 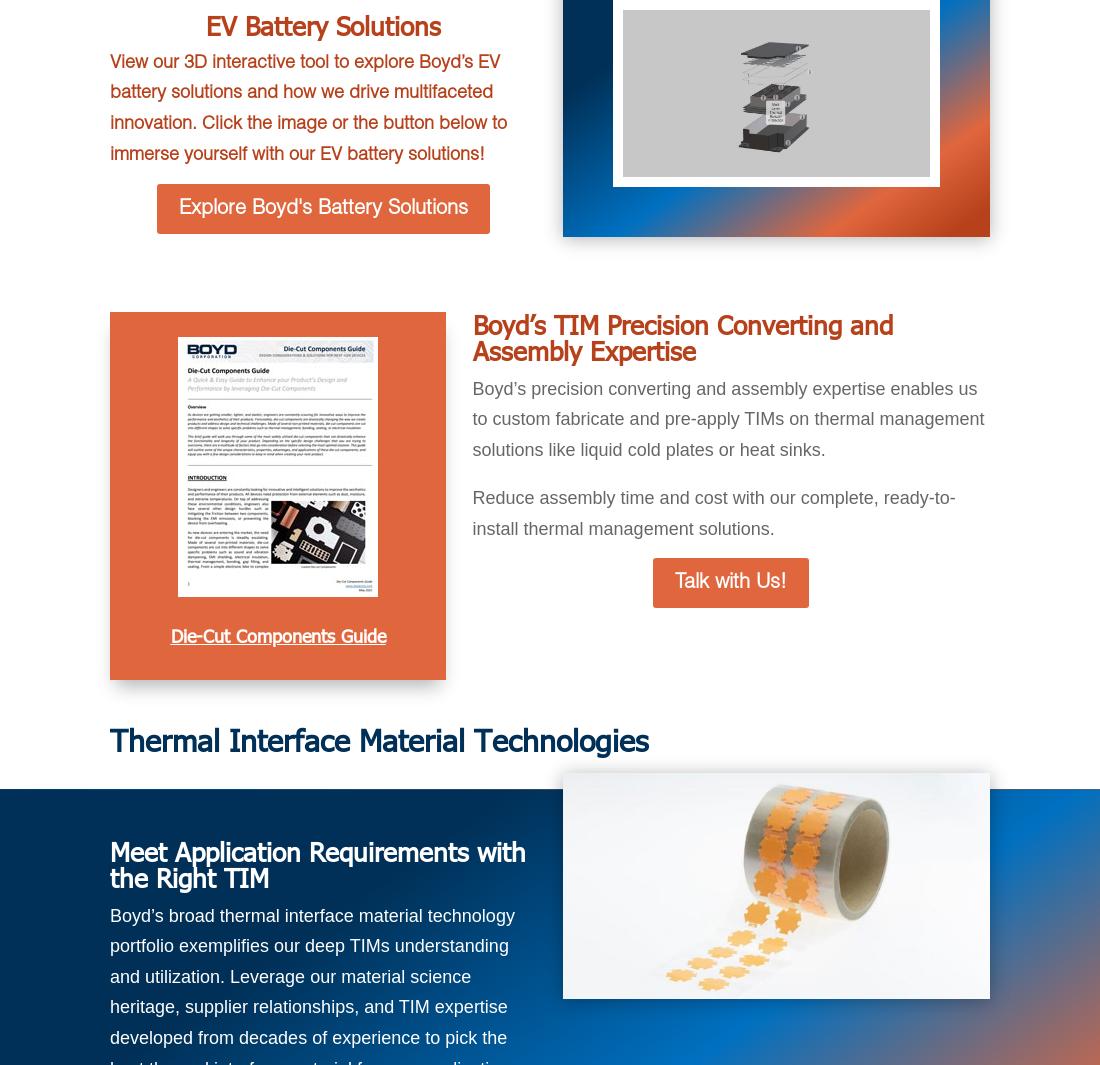 What do you see at coordinates (471, 512) in the screenshot?
I see `'Reduce assembly time and cost with our complete, ready-to-install thermal management solutions.'` at bounding box center [471, 512].